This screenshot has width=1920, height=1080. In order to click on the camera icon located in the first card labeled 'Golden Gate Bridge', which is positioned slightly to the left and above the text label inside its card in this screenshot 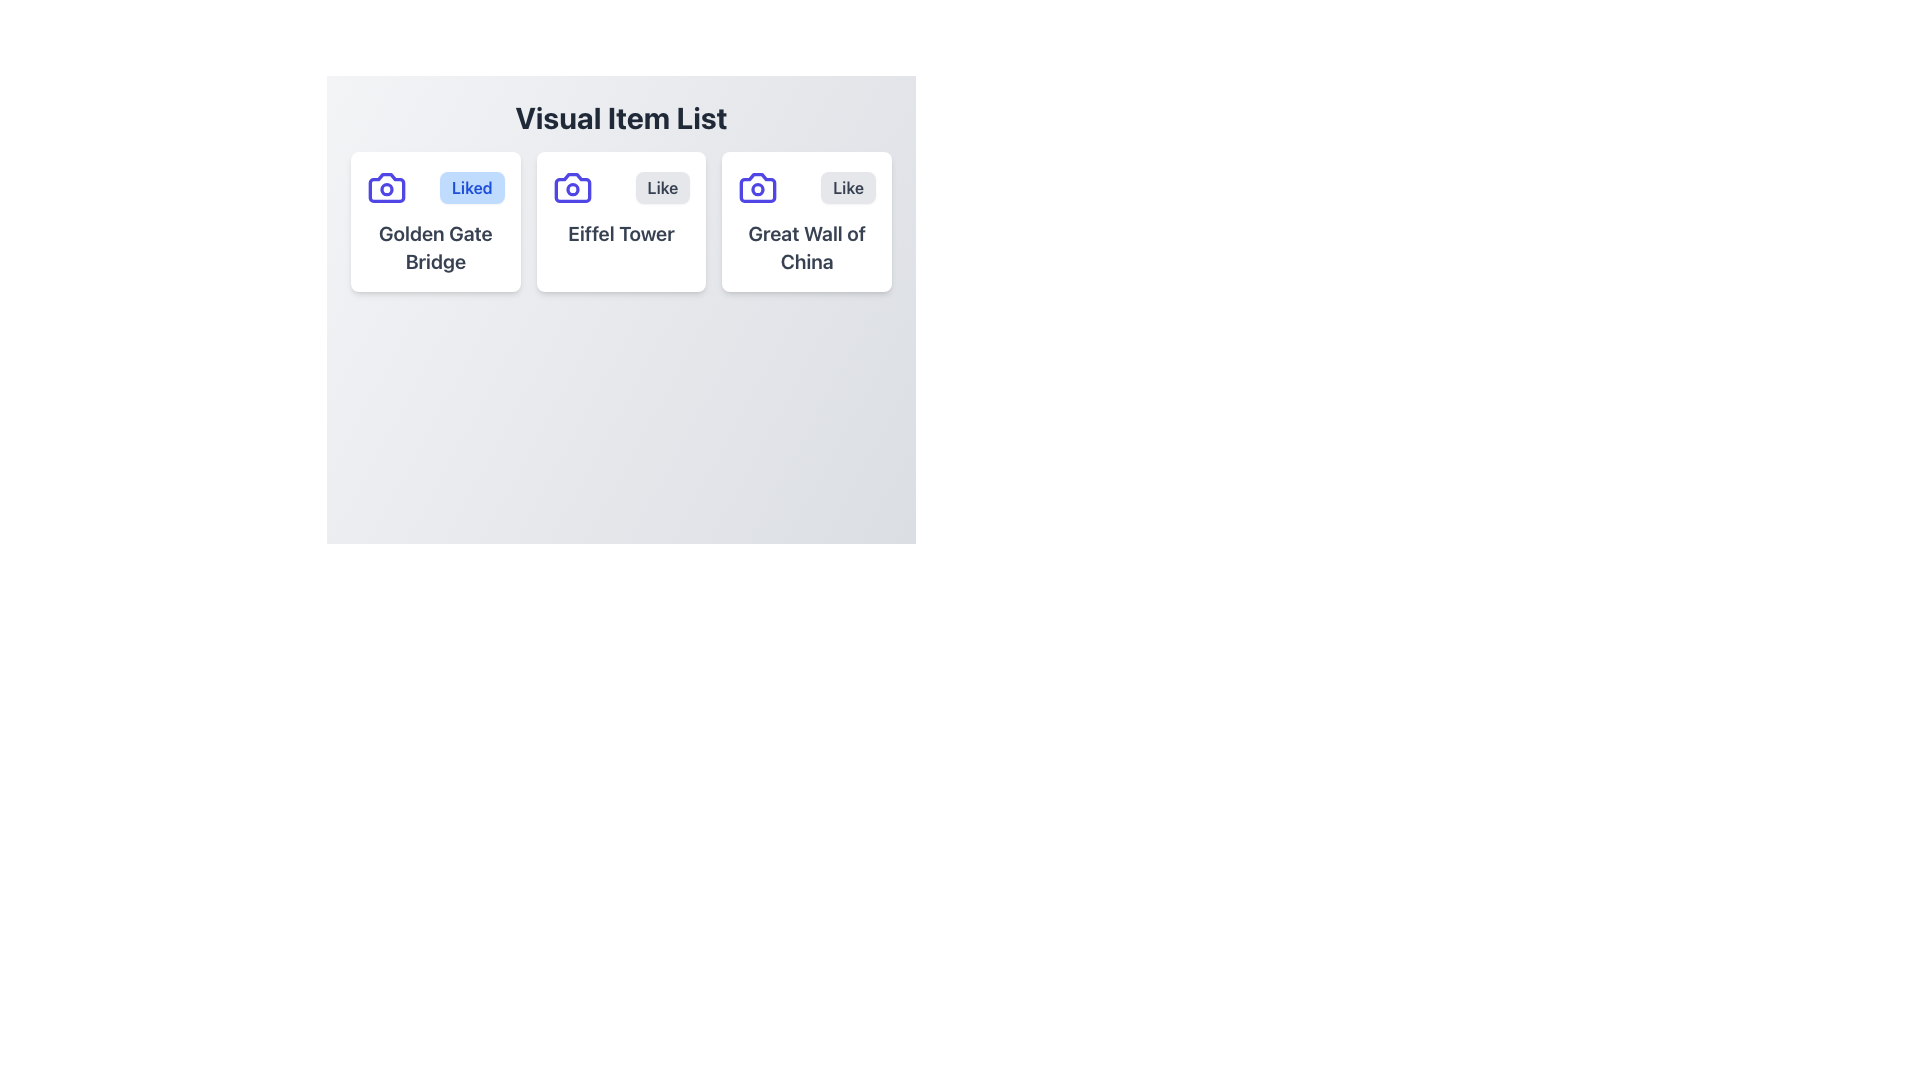, I will do `click(387, 188)`.